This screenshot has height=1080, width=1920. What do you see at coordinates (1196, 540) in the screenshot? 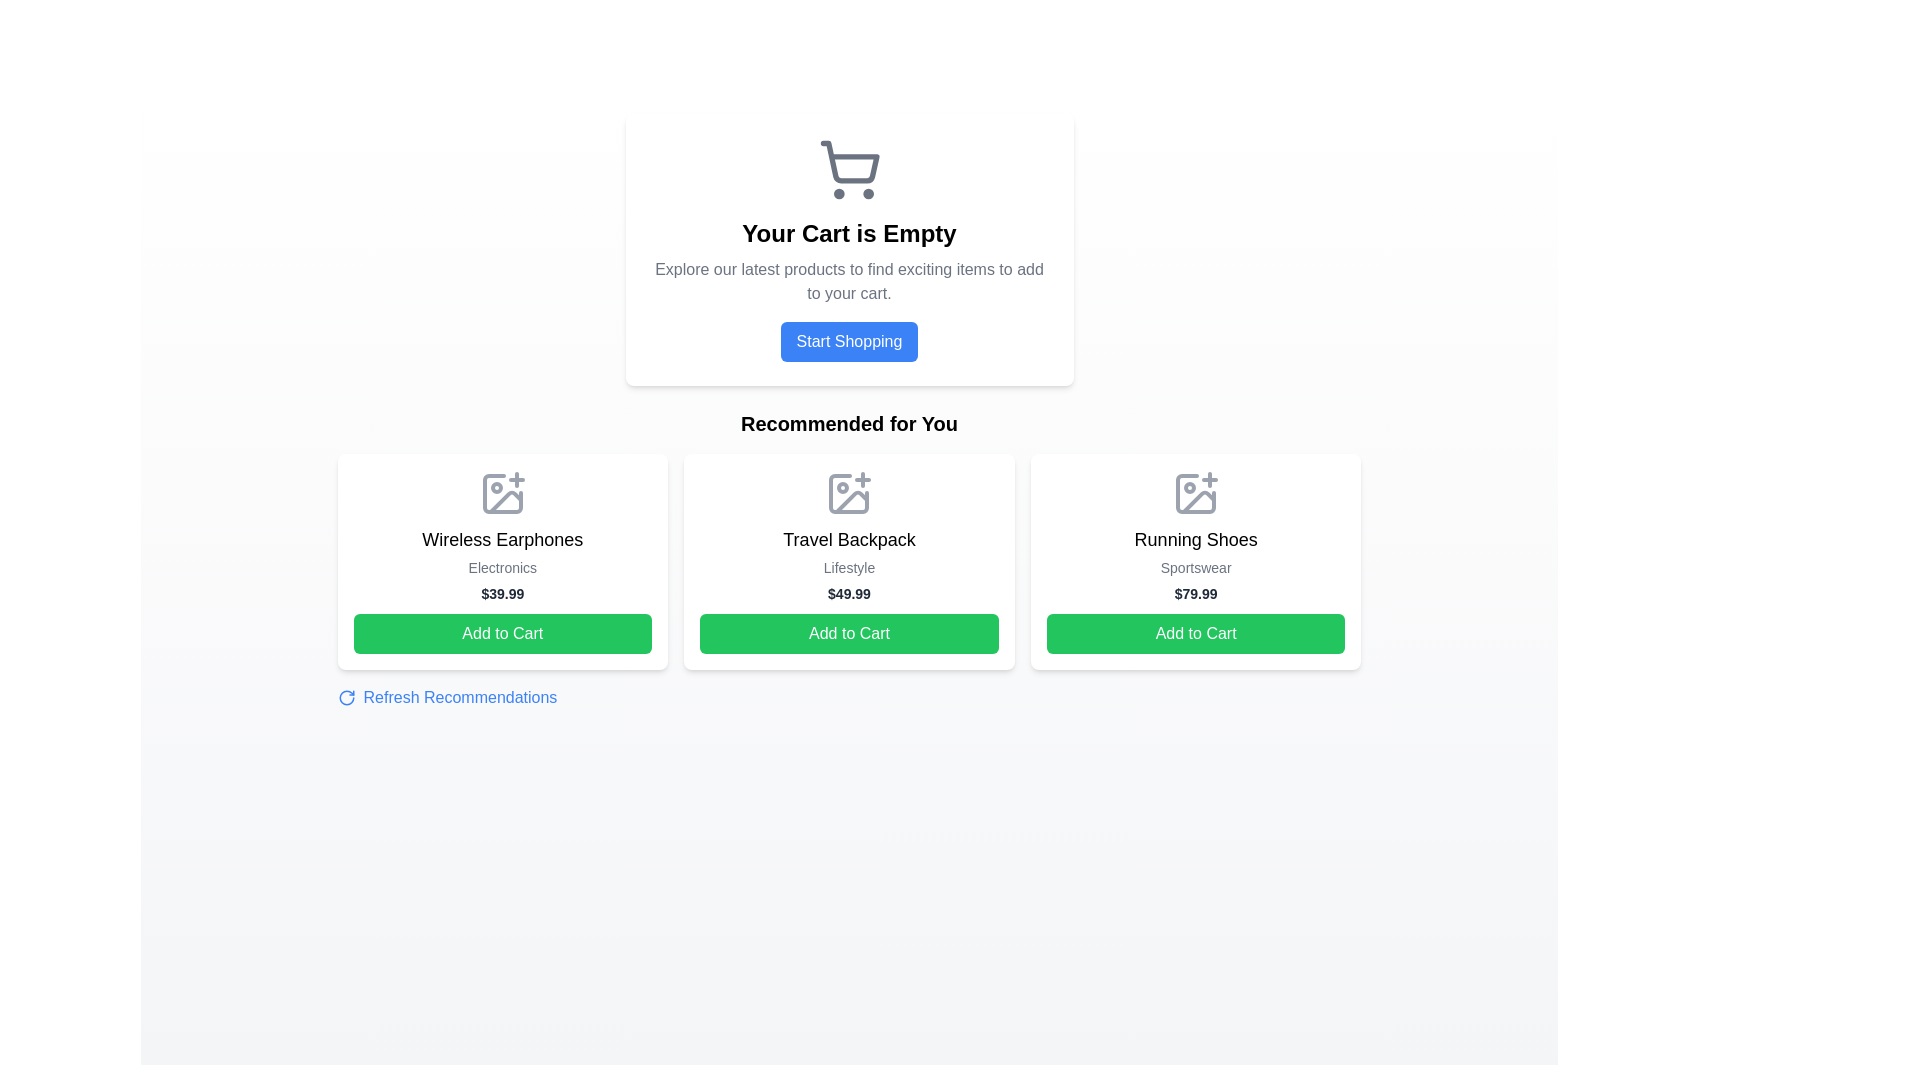
I see `the 'Running Shoes' text label, which is styled in bold font and located in the middle column of a three-column card layout, positioned below an image placeholder and above a smaller label 'Sportswear'` at bounding box center [1196, 540].